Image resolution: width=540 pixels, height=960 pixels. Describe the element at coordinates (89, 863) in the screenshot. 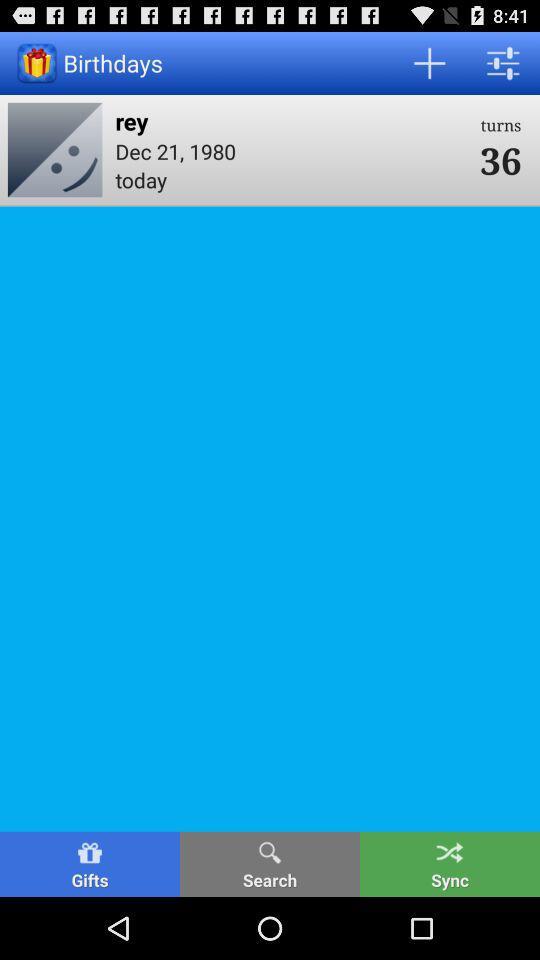

I see `the gifts` at that location.